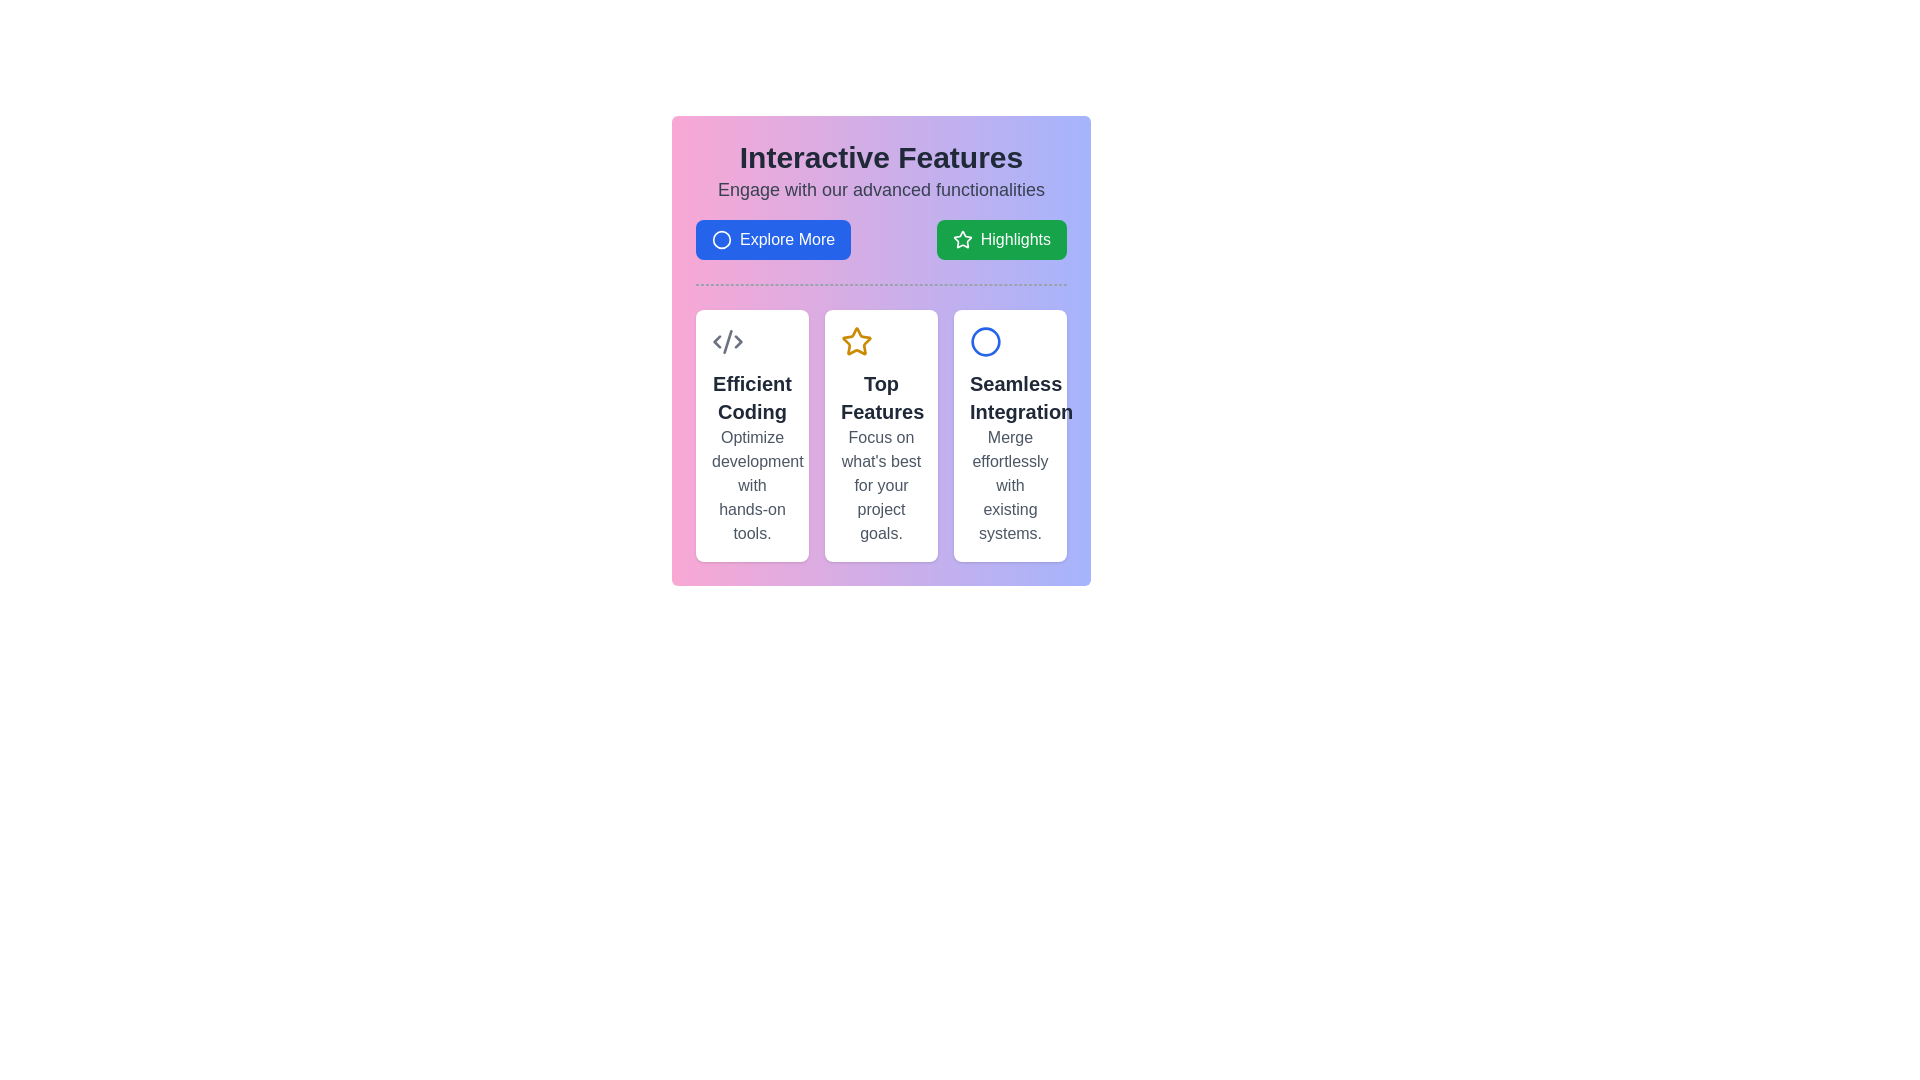 The width and height of the screenshot is (1920, 1080). What do you see at coordinates (880, 397) in the screenshot?
I see `text label that says 'Top Features', which is a bold and slightly large font in dark gray, located at the top-middle of the middle card in a horizontal group of three cards` at bounding box center [880, 397].